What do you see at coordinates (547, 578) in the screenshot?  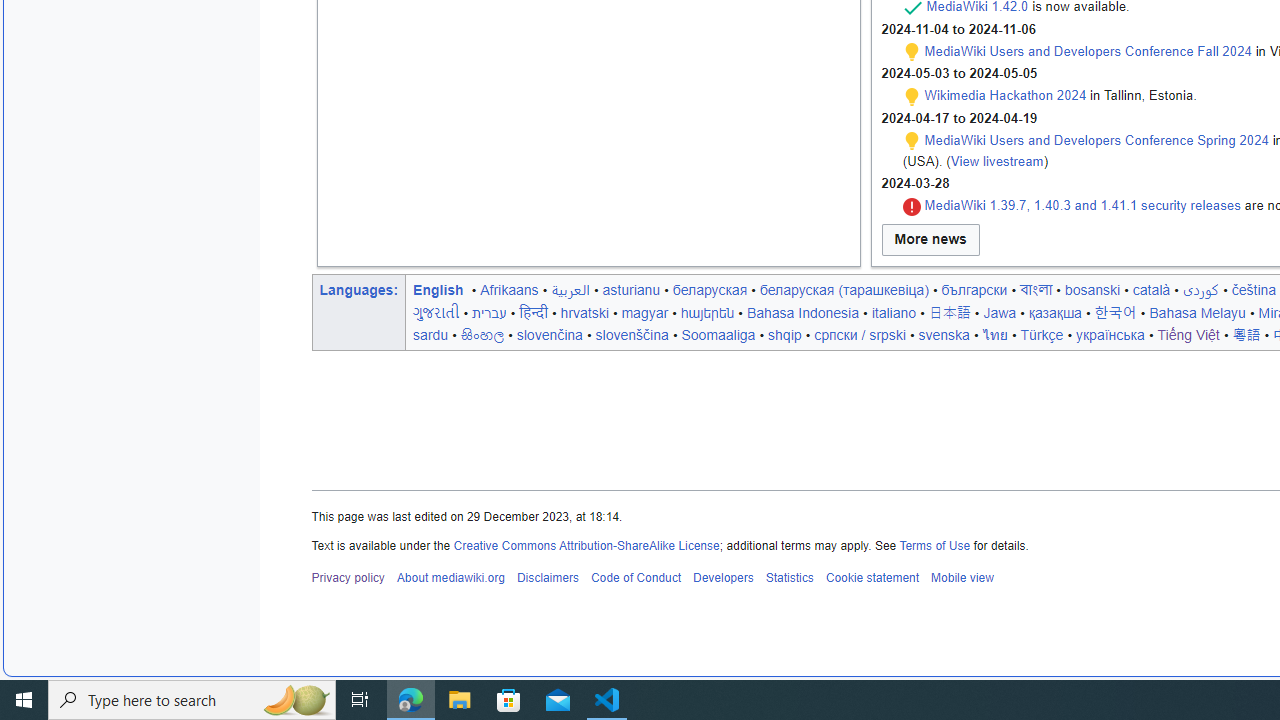 I see `'Disclaimers'` at bounding box center [547, 578].